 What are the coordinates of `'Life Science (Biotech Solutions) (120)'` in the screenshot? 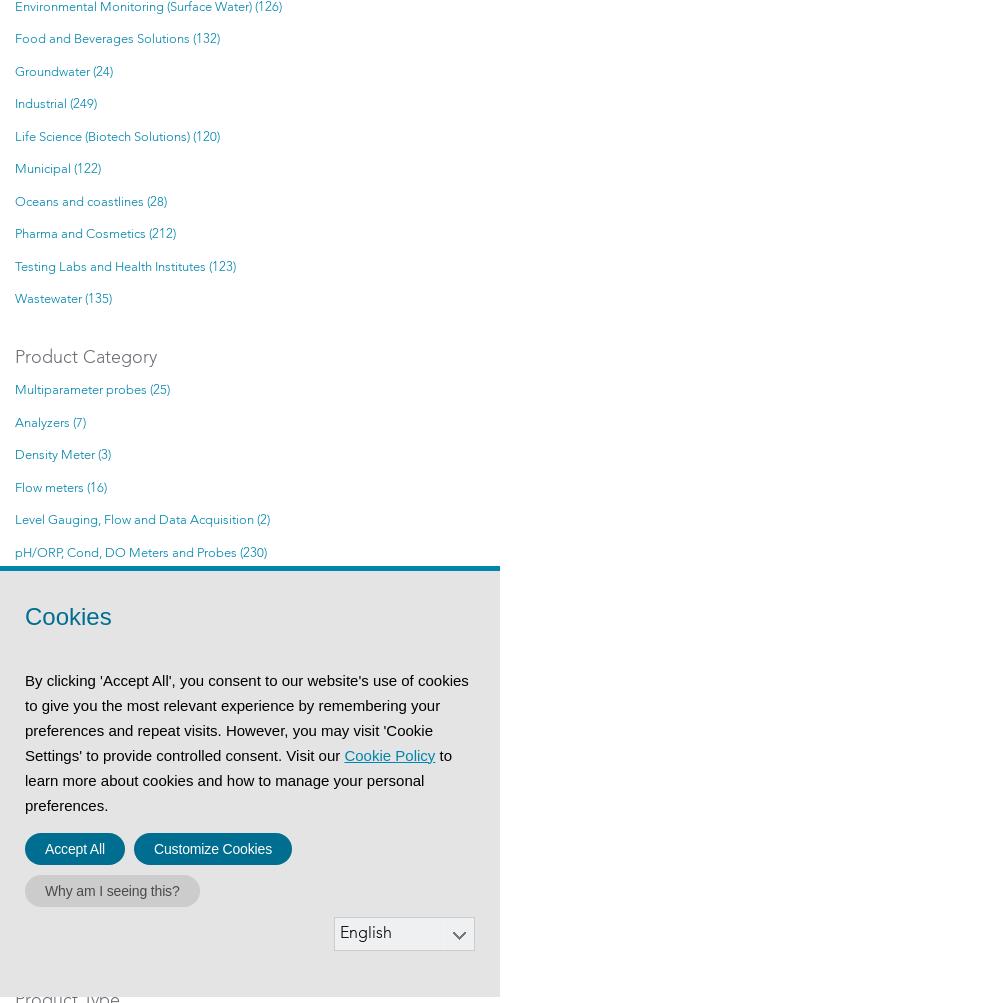 It's located at (116, 135).